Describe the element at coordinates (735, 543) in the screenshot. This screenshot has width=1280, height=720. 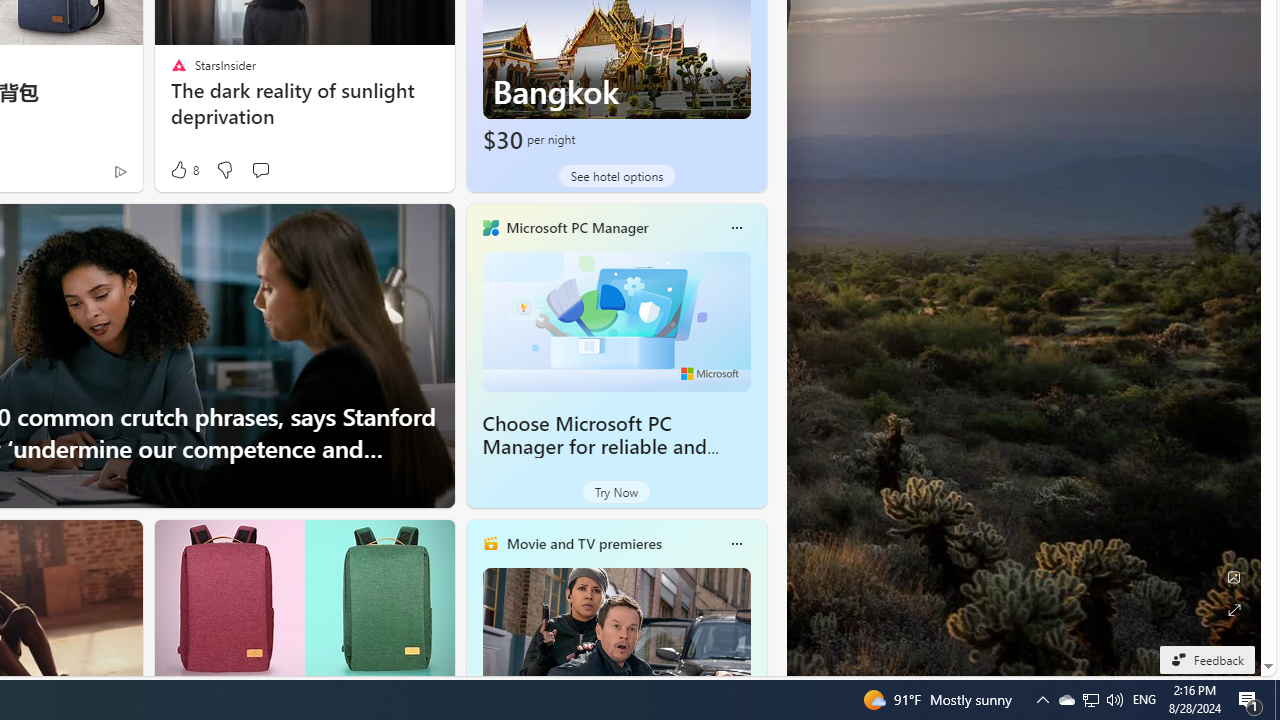
I see `'Class: icon-img'` at that location.